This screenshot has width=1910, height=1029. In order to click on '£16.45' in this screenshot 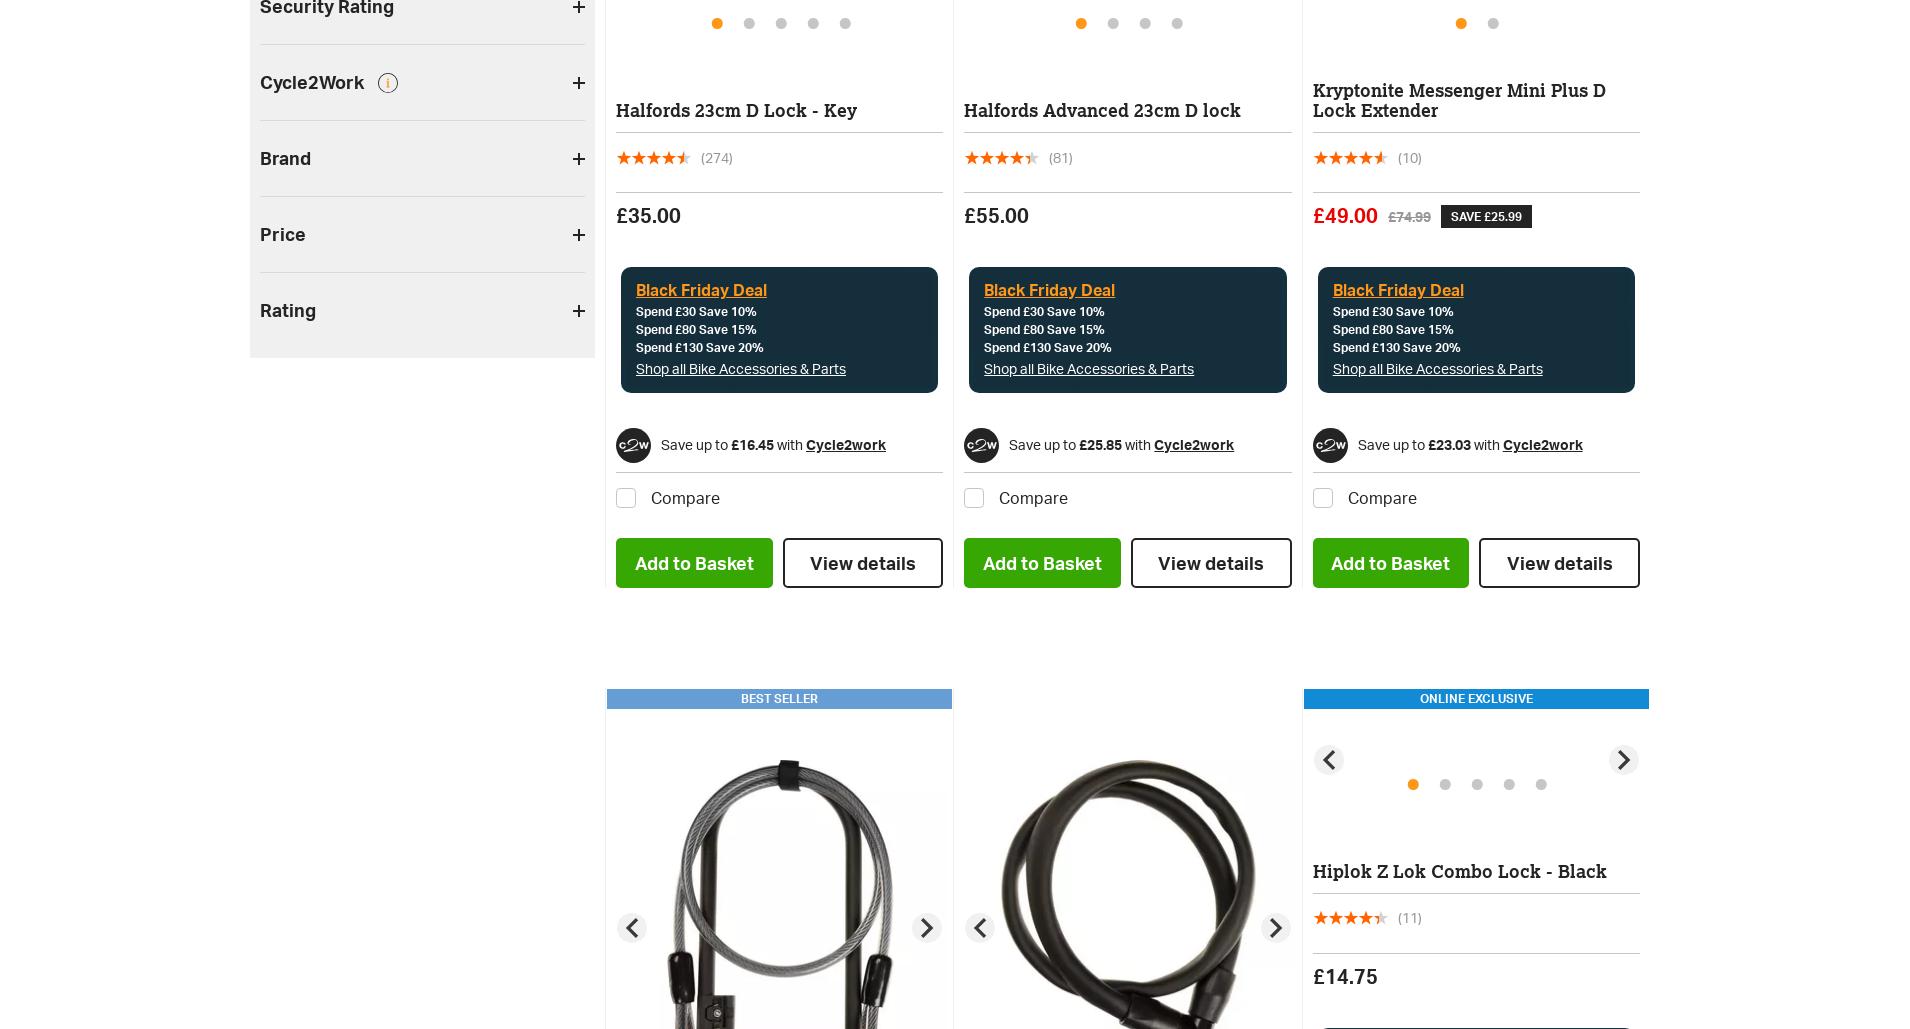, I will do `click(729, 444)`.